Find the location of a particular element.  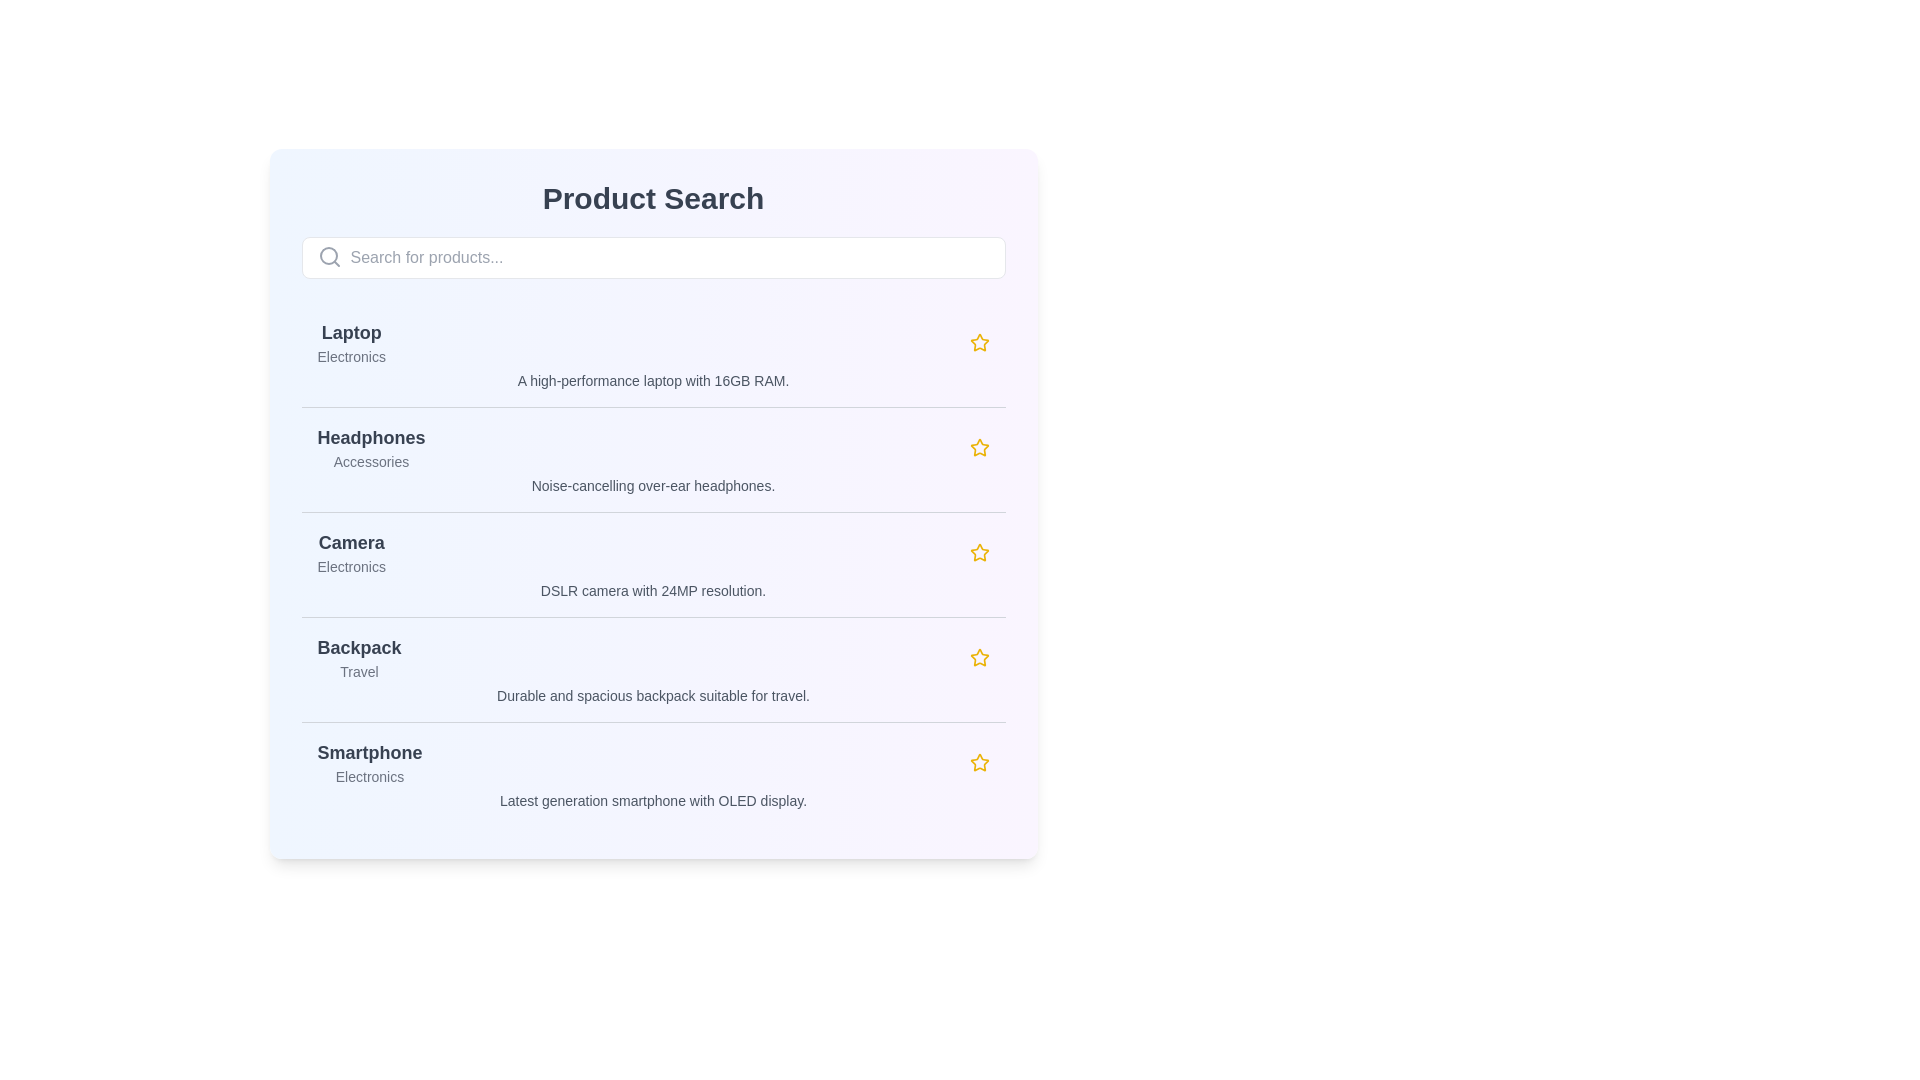

the text label describing the 'Smartphone' product category, which is located beneath 'Electronics' and to the left of the favorite star icon is located at coordinates (653, 800).